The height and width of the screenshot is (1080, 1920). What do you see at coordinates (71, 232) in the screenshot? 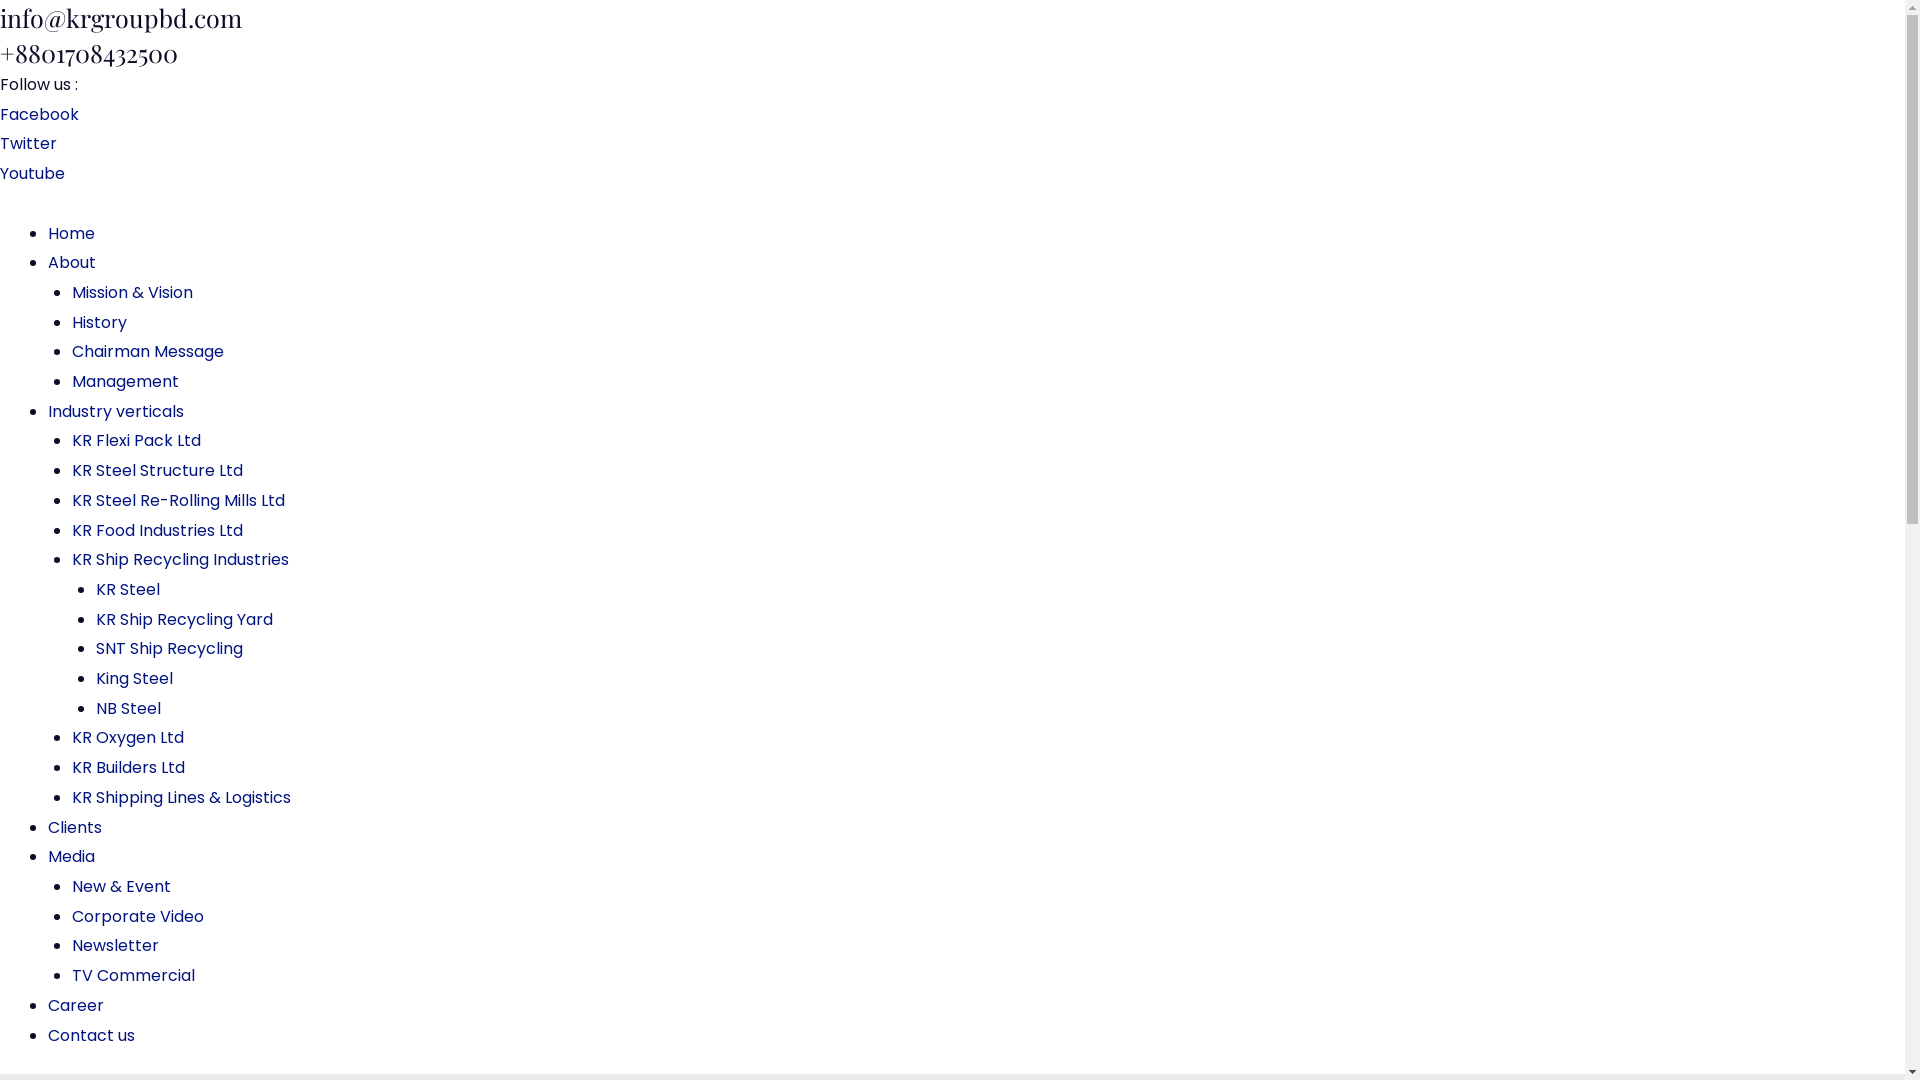
I see `'Home'` at bounding box center [71, 232].